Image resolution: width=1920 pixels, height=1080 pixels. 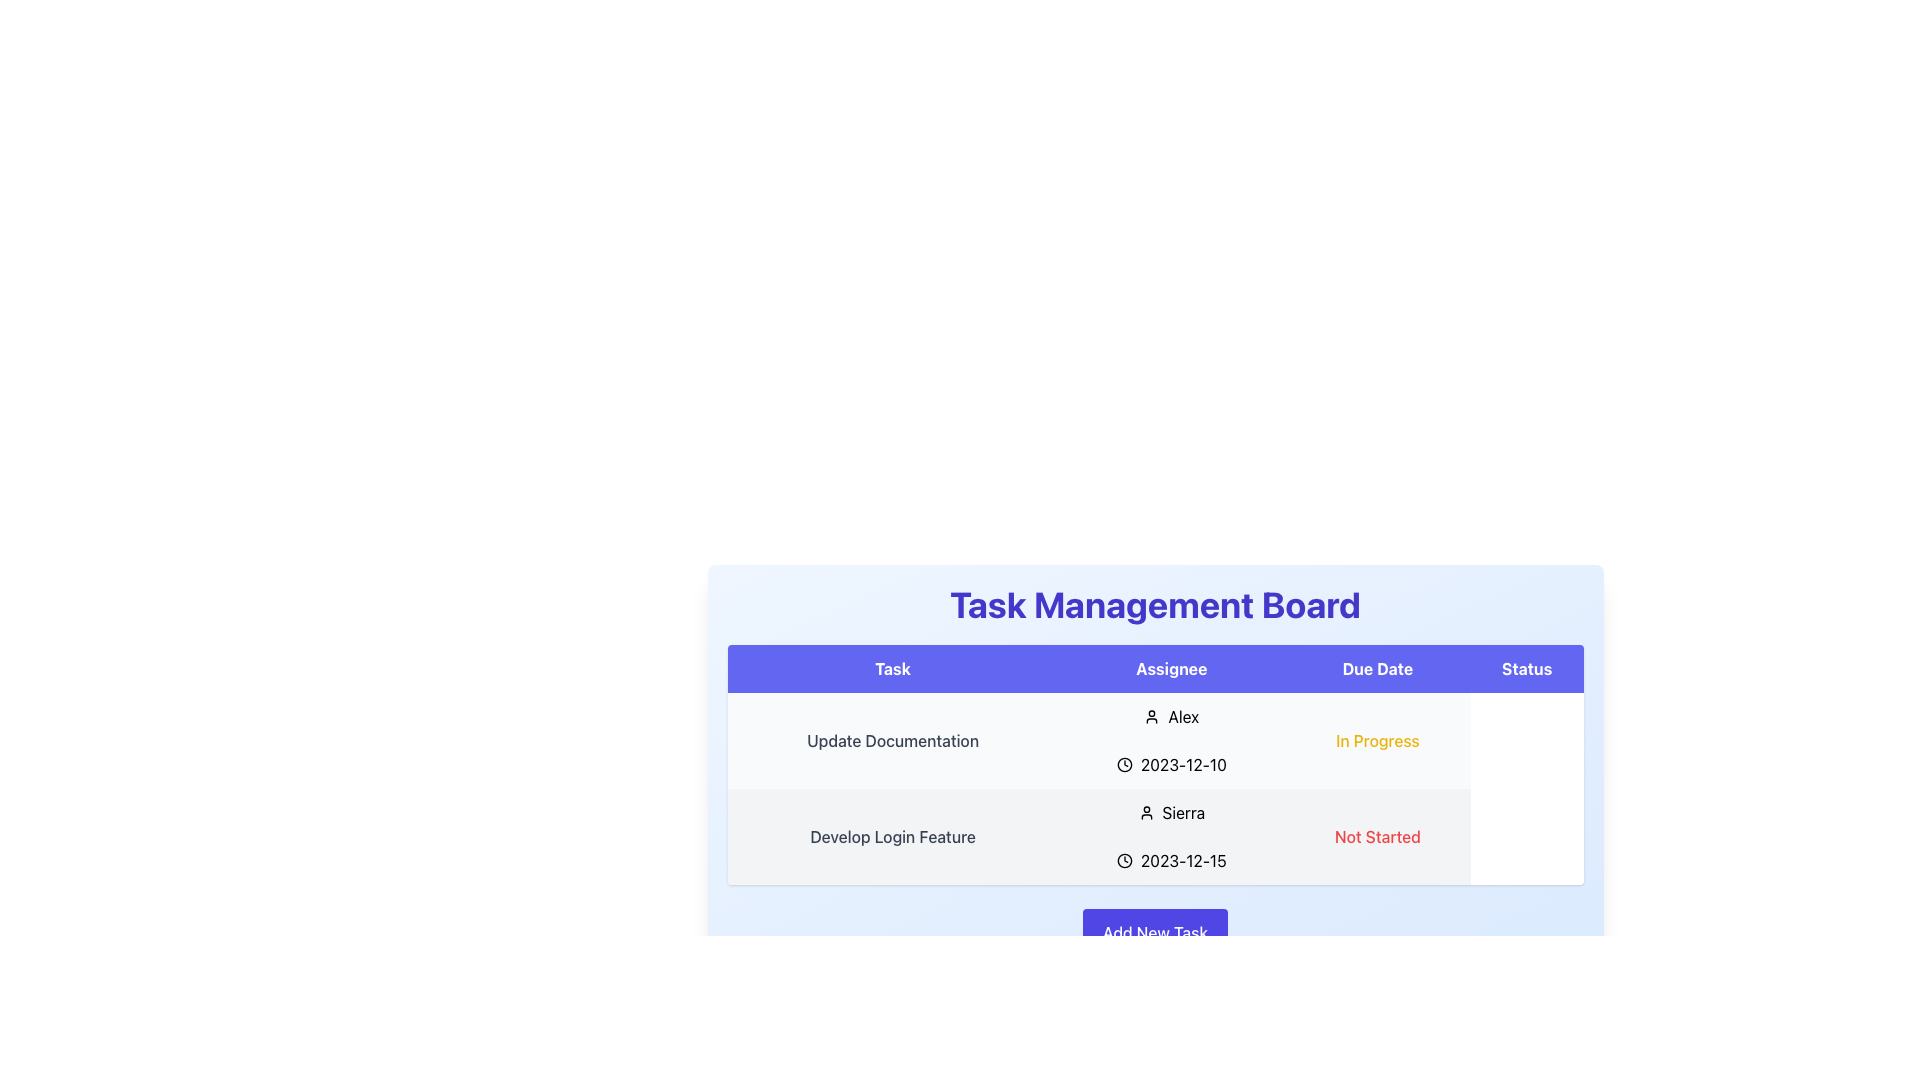 I want to click on the text label displaying 'Sierra' in the second row of the 'Assignee' column within the task table, so click(x=1183, y=813).